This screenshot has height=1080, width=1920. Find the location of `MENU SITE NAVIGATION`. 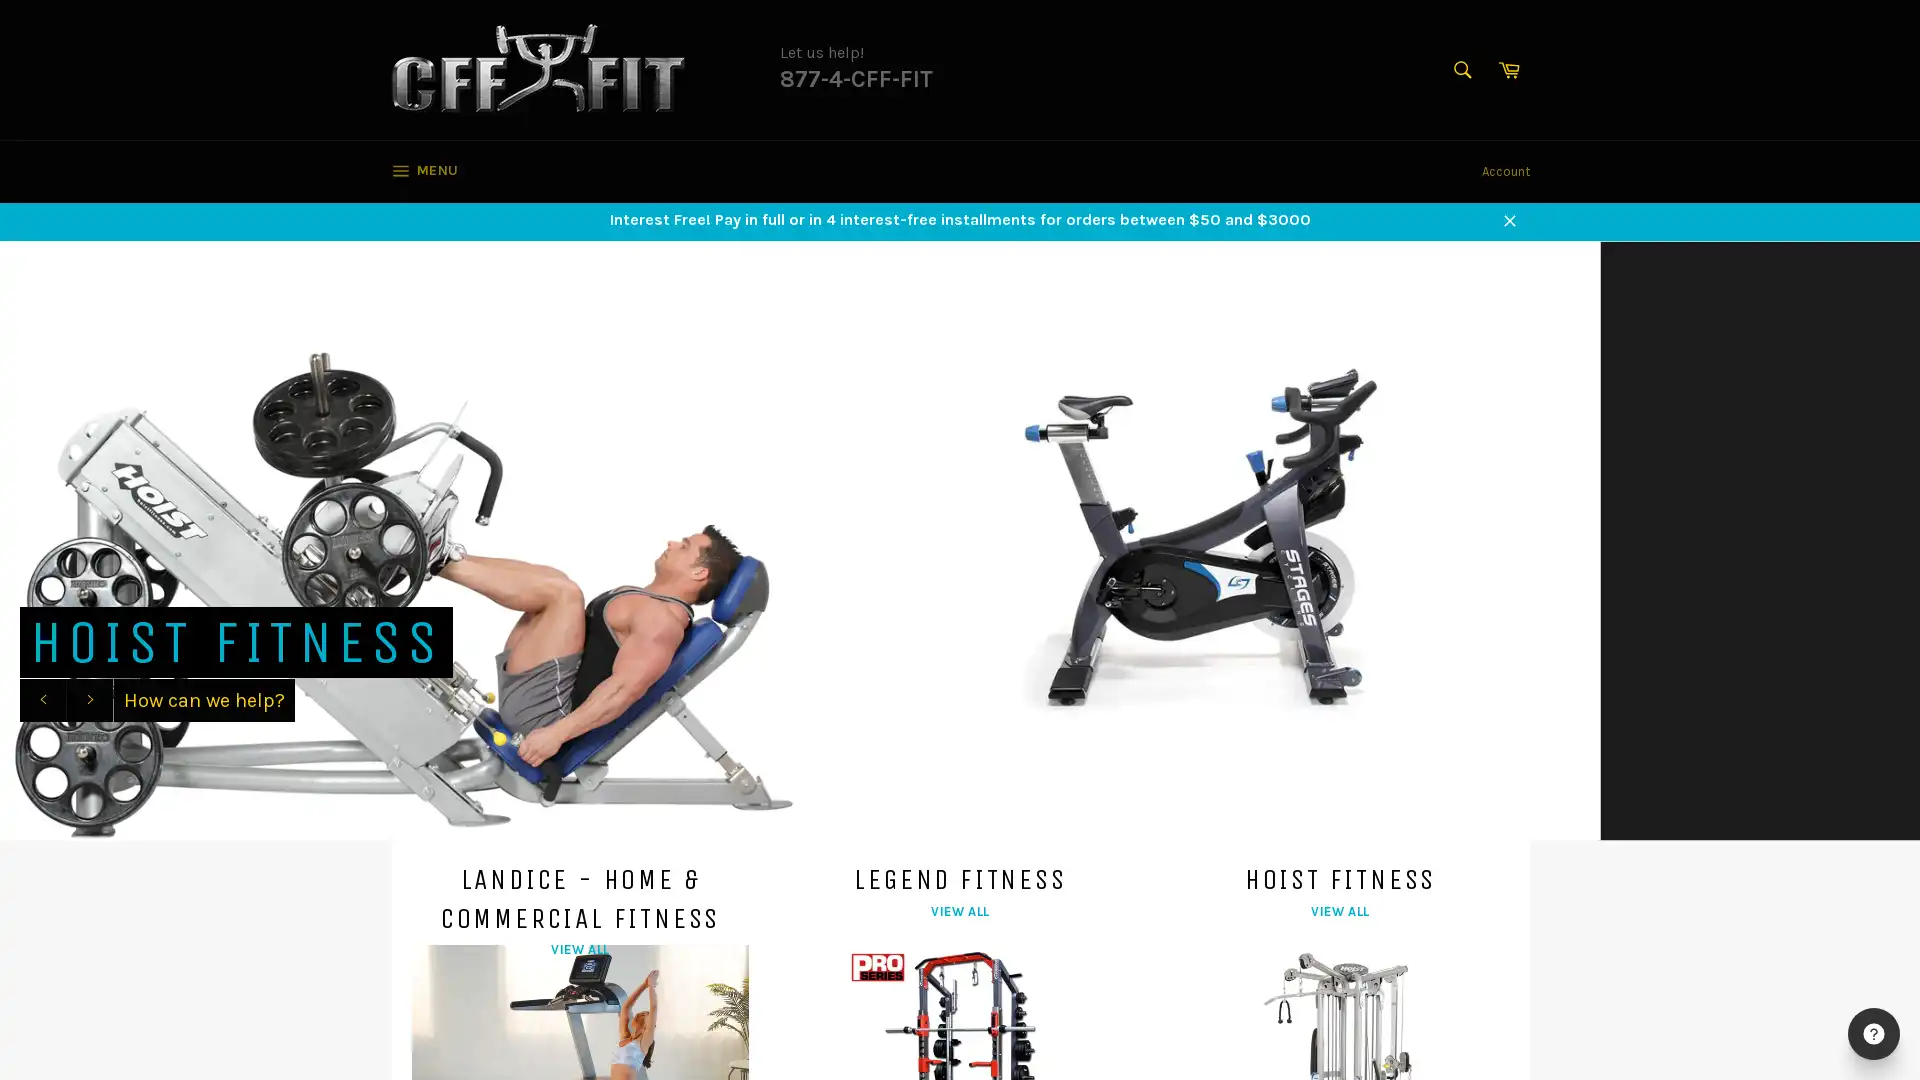

MENU SITE NAVIGATION is located at coordinates (423, 171).